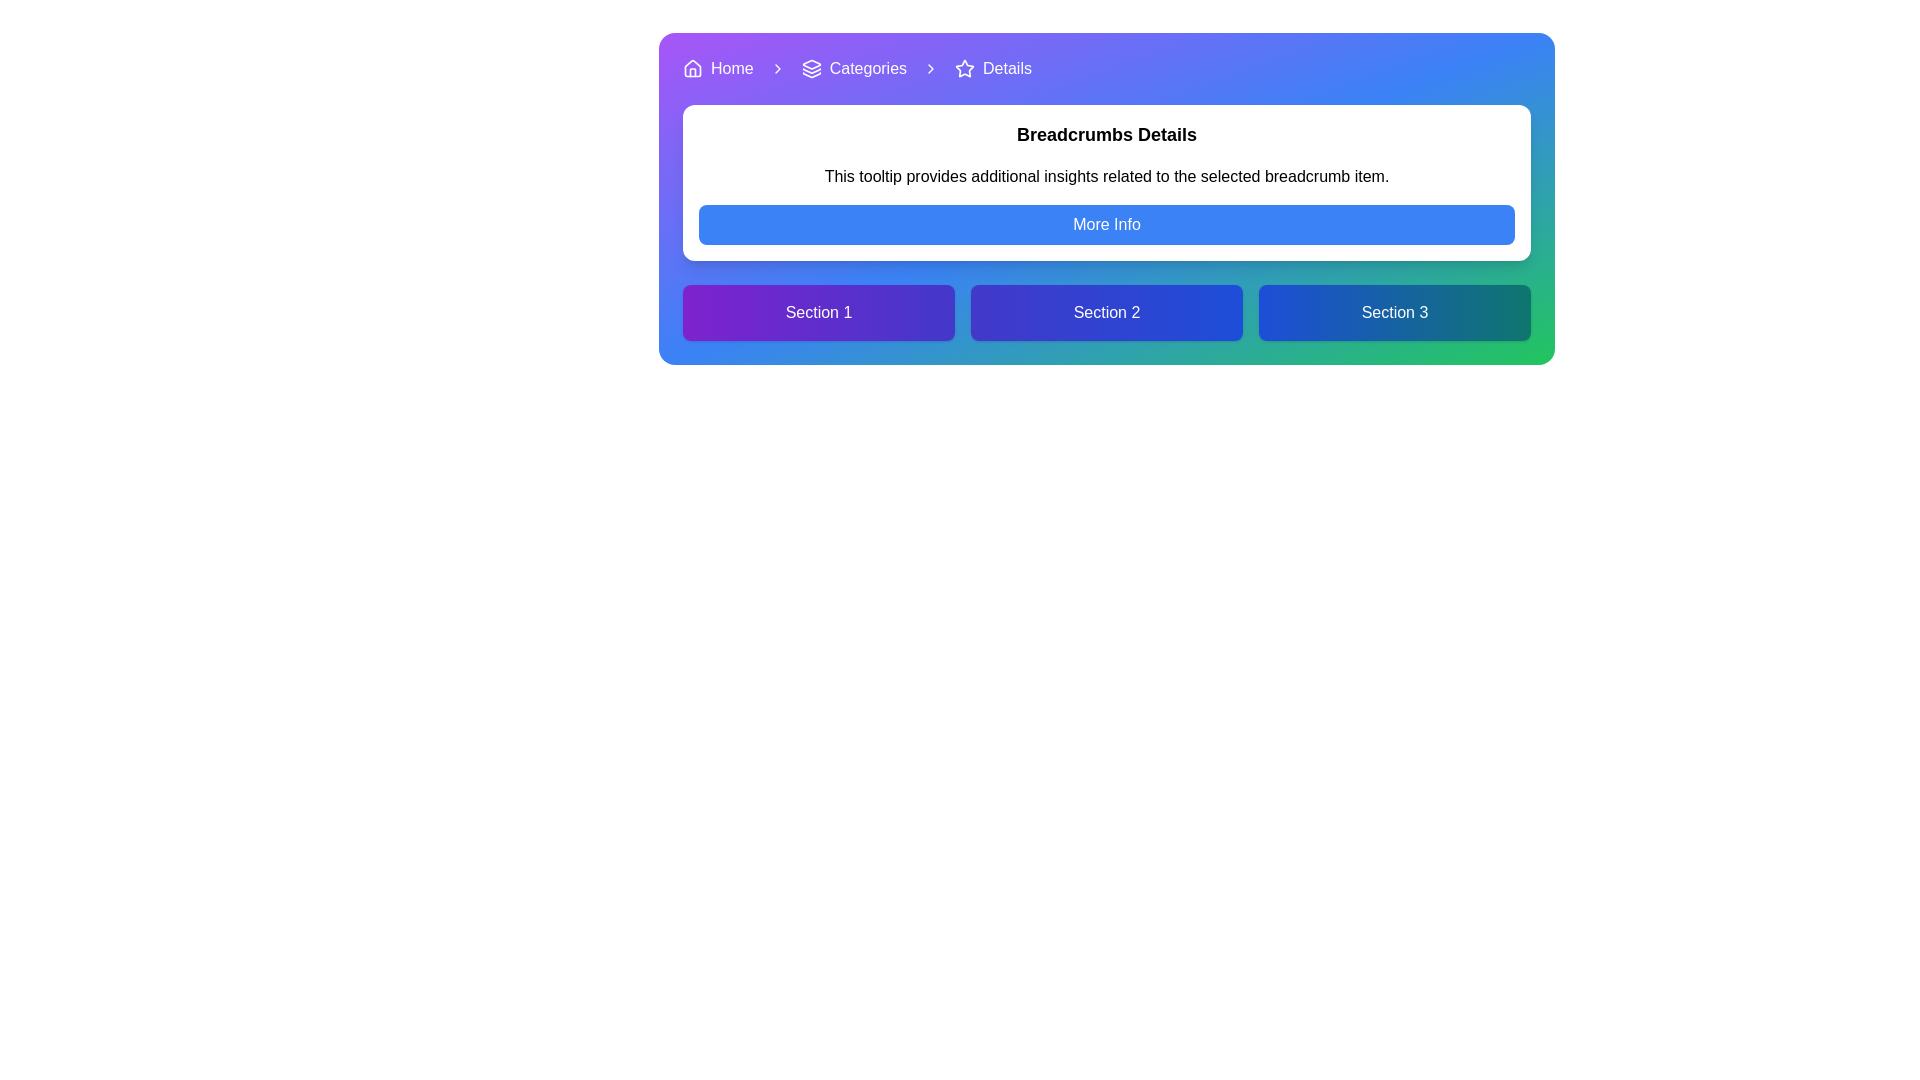 Image resolution: width=1920 pixels, height=1080 pixels. Describe the element at coordinates (811, 68) in the screenshot. I see `the visual representation of the icon depicting three stacked layers, located as the first icon in the breadcrumb navigation bar next to the 'Categories' label` at that location.